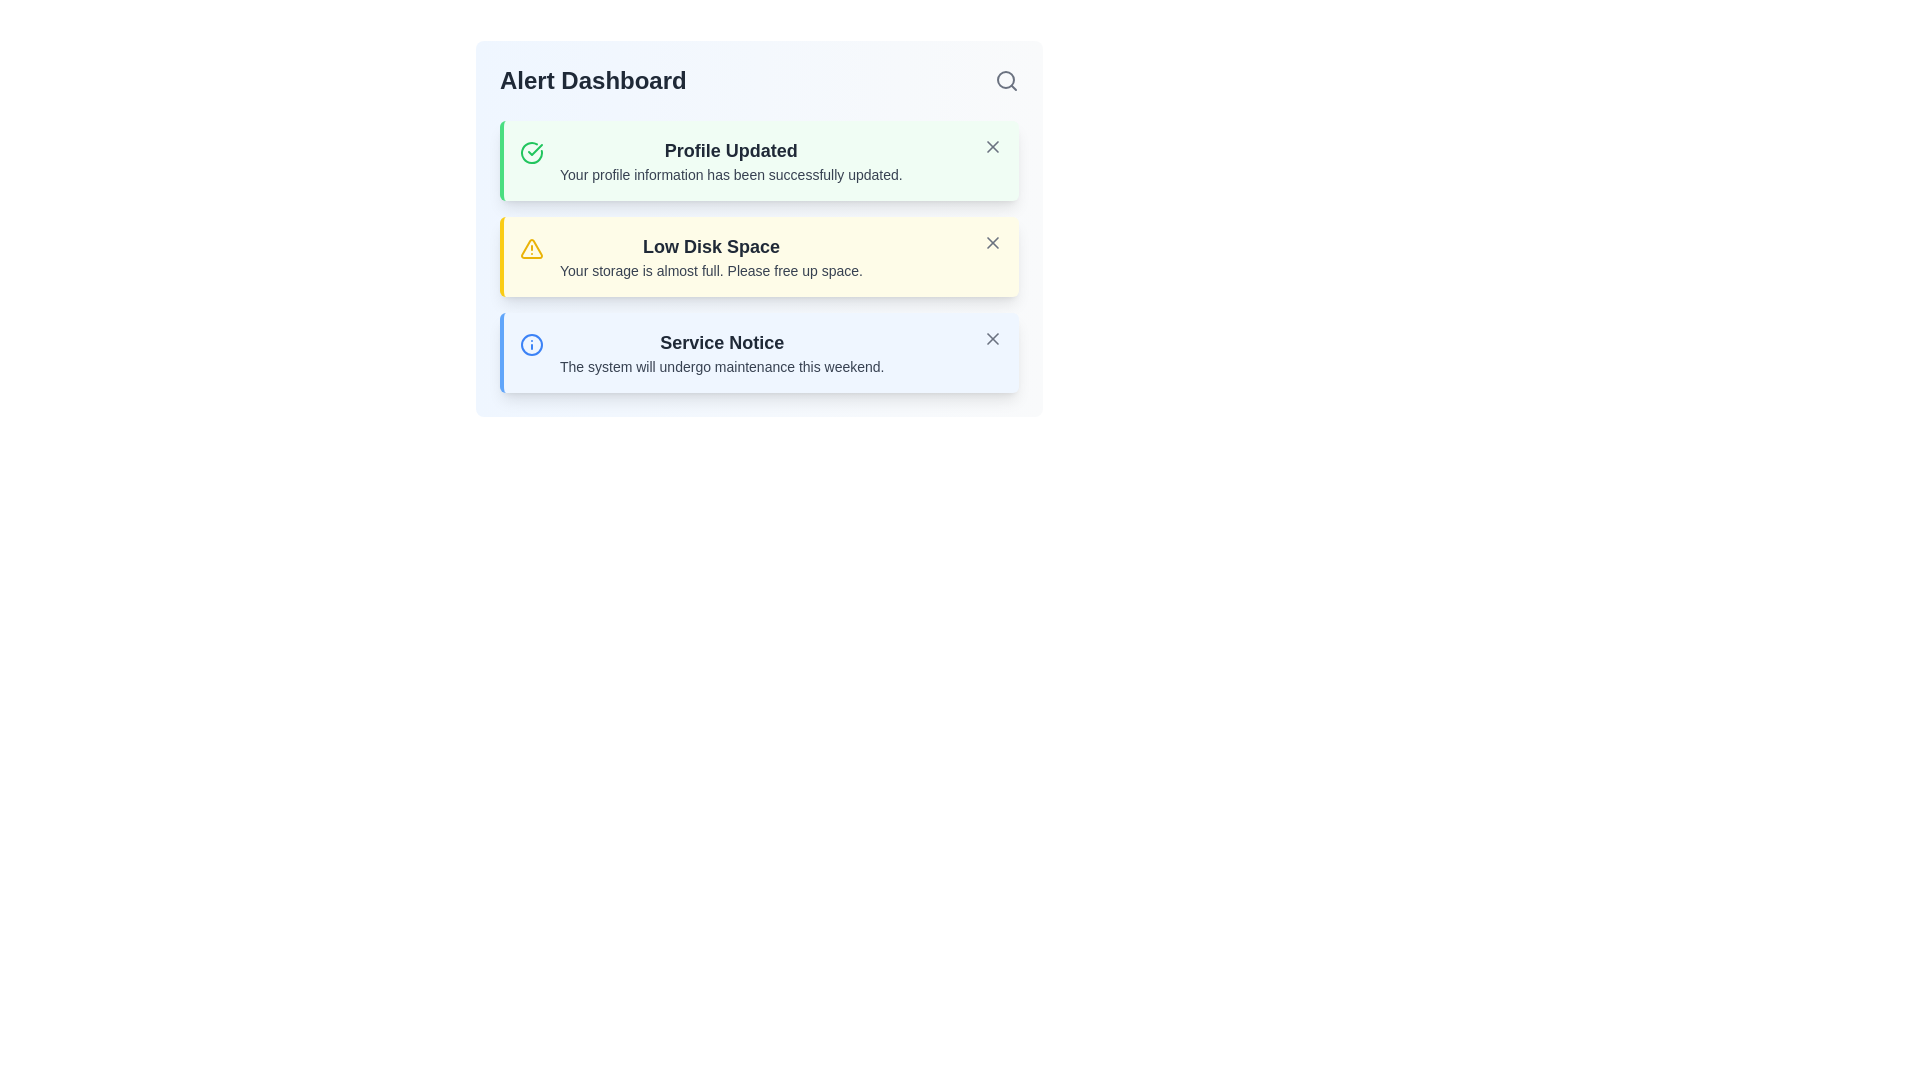  I want to click on the small close button styled as an 'X' icon located on the far-right side of the yellow alert panel titled 'Low Disk Space', so click(993, 242).